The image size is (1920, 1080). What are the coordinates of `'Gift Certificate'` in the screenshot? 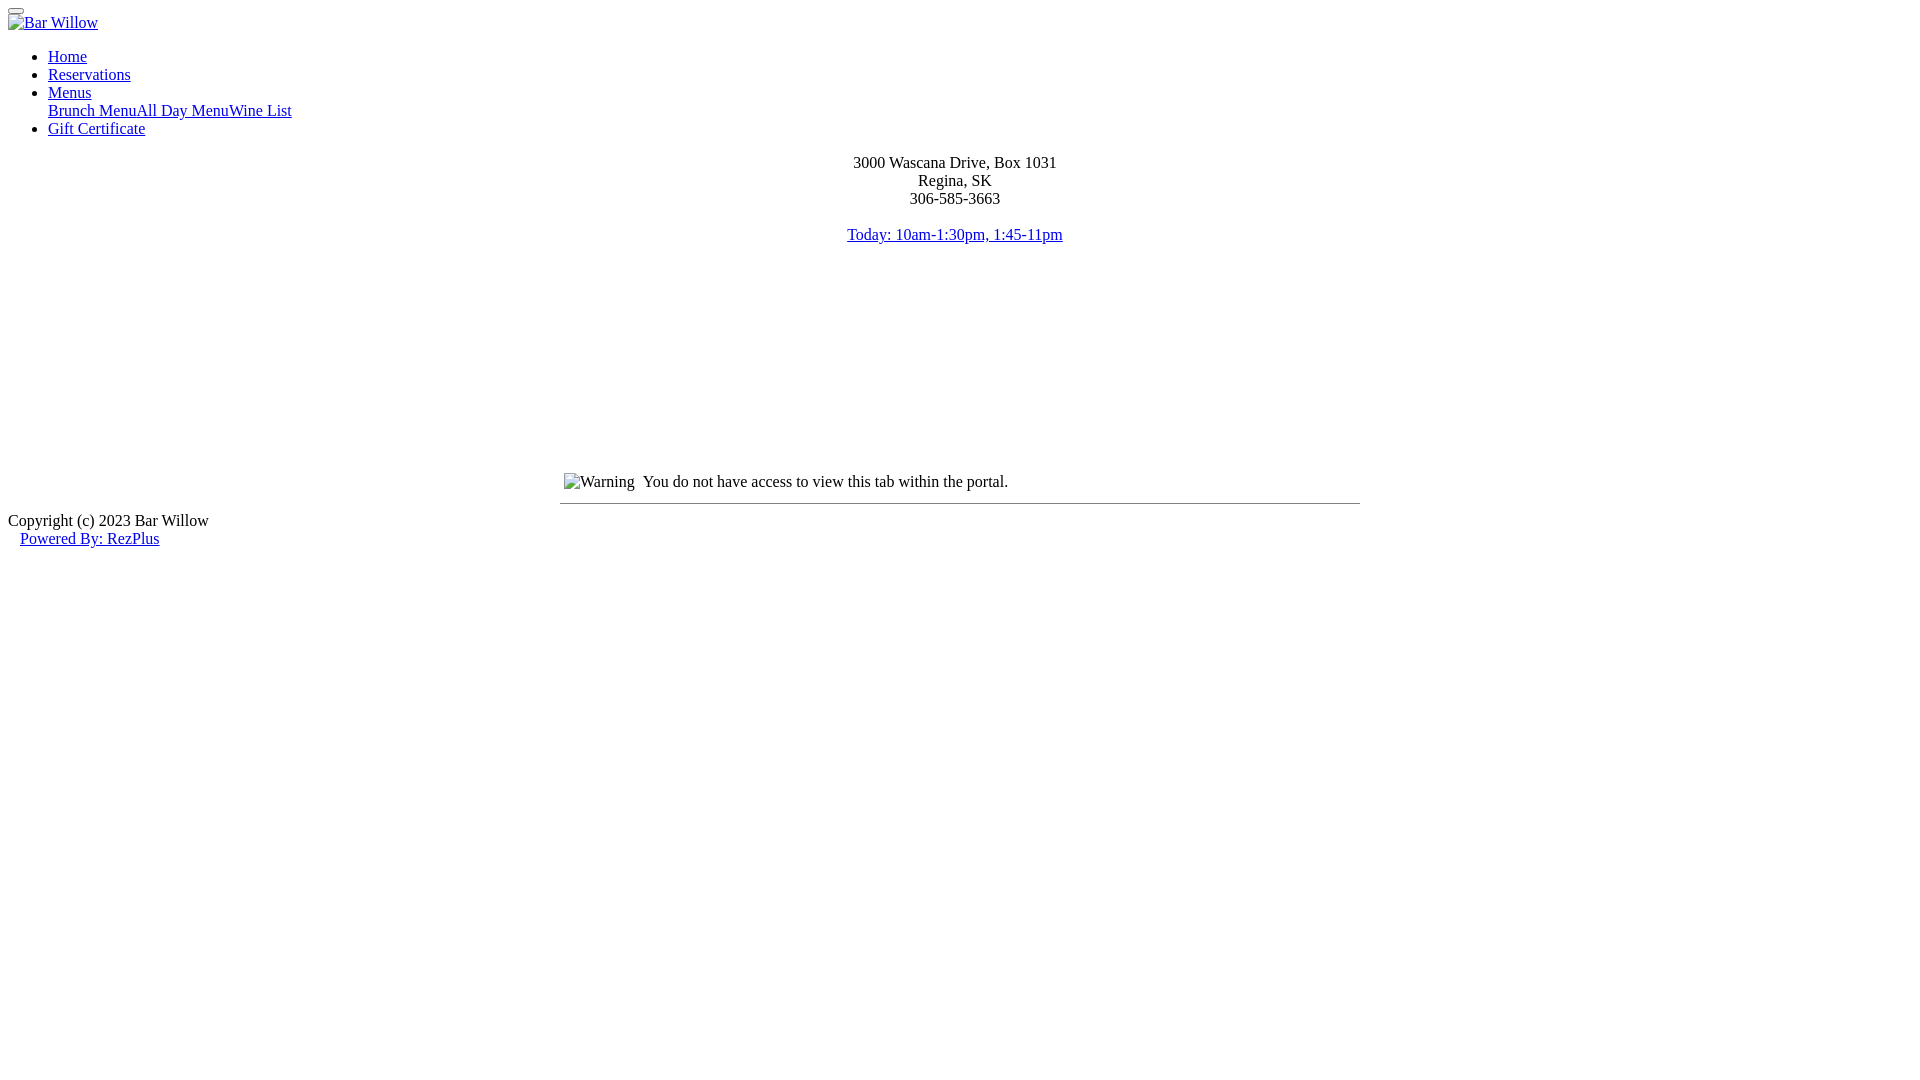 It's located at (48, 128).